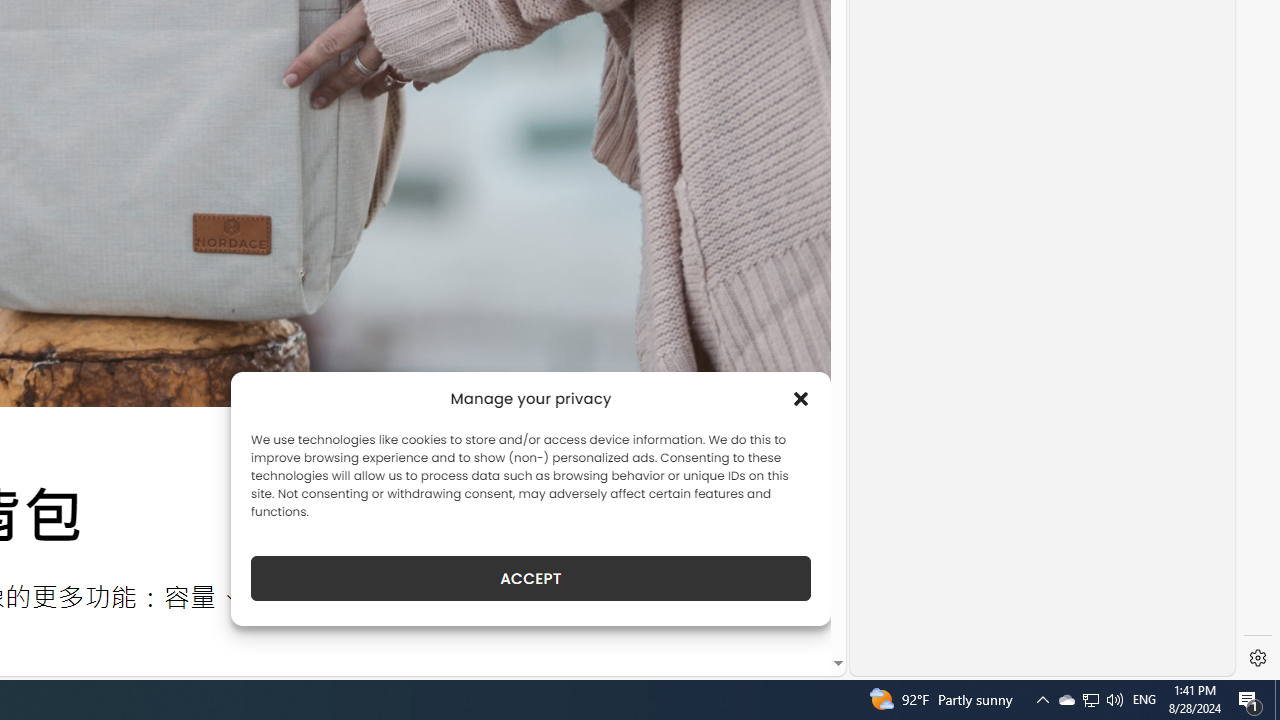 The height and width of the screenshot is (720, 1280). Describe the element at coordinates (801, 398) in the screenshot. I see `'Class: cmplz-close'` at that location.